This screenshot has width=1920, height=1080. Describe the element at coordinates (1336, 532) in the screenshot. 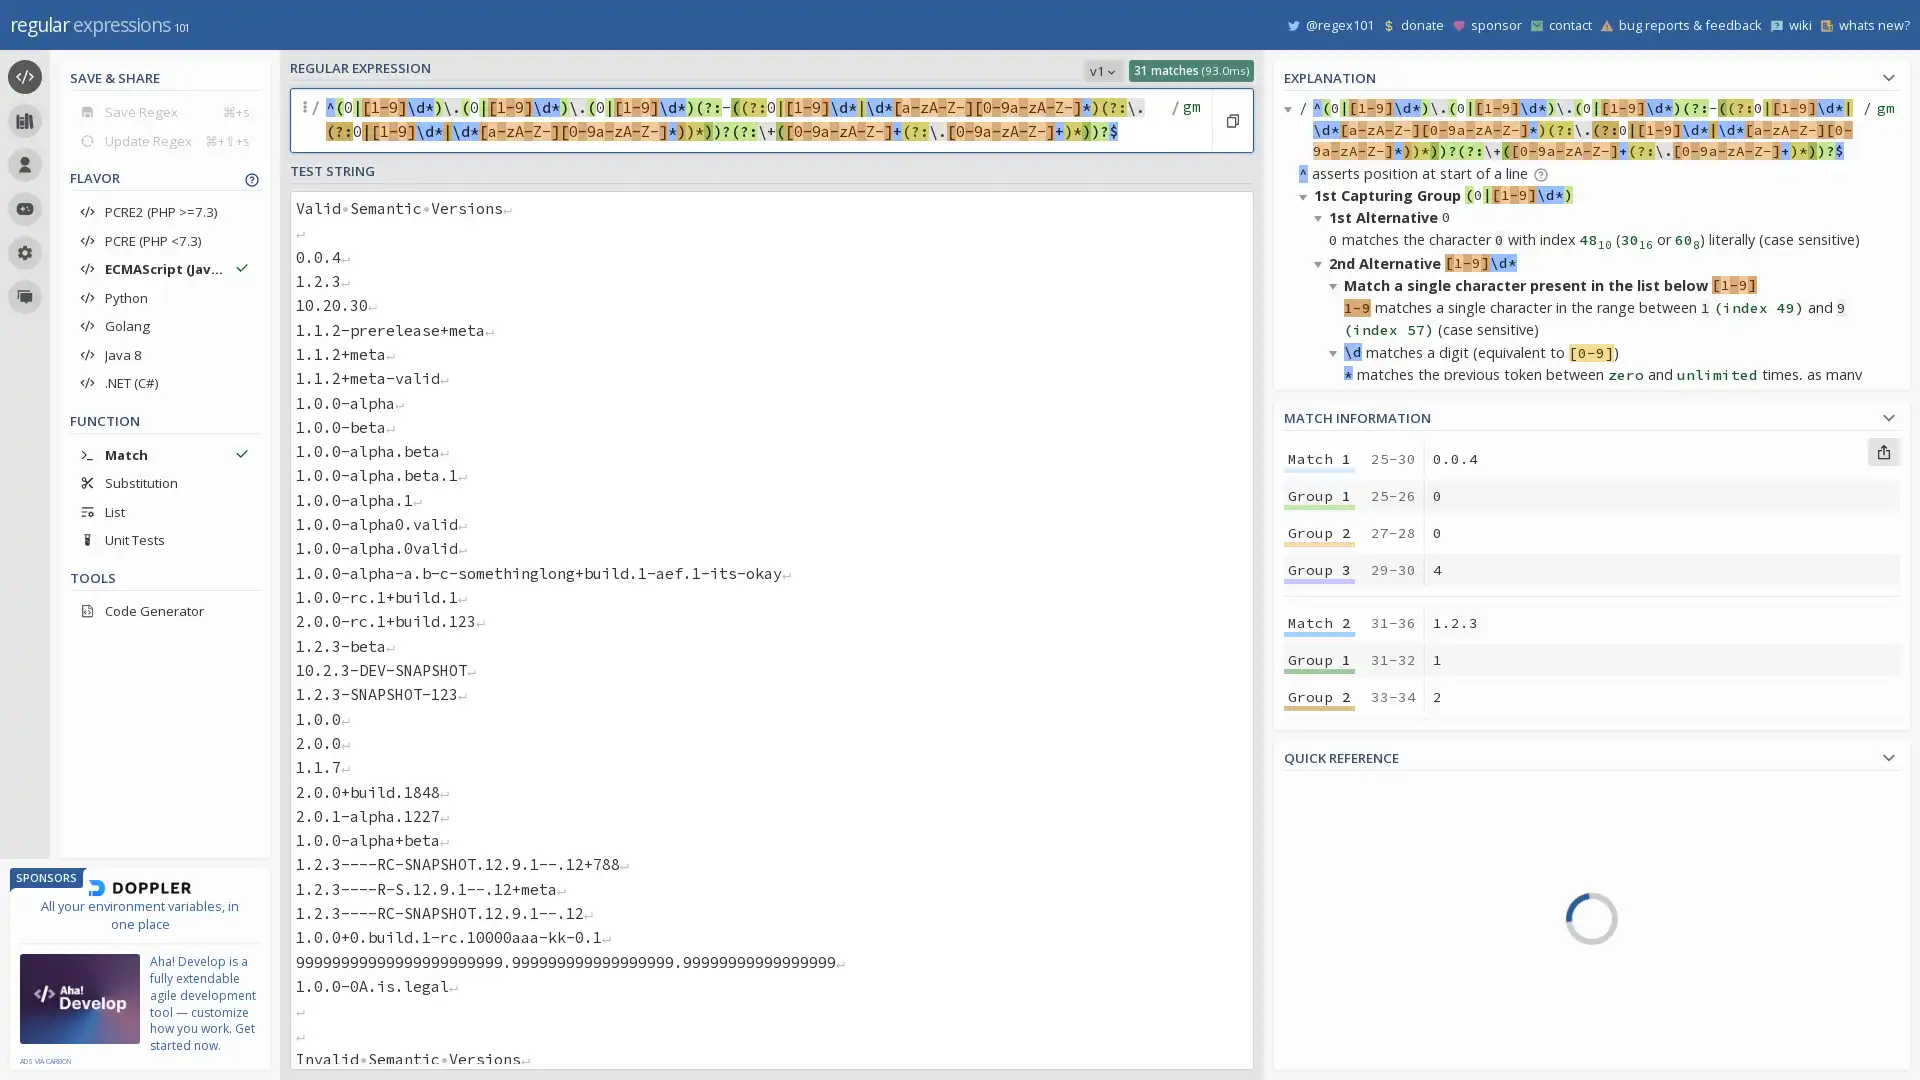

I see `Collapse Subtree` at that location.